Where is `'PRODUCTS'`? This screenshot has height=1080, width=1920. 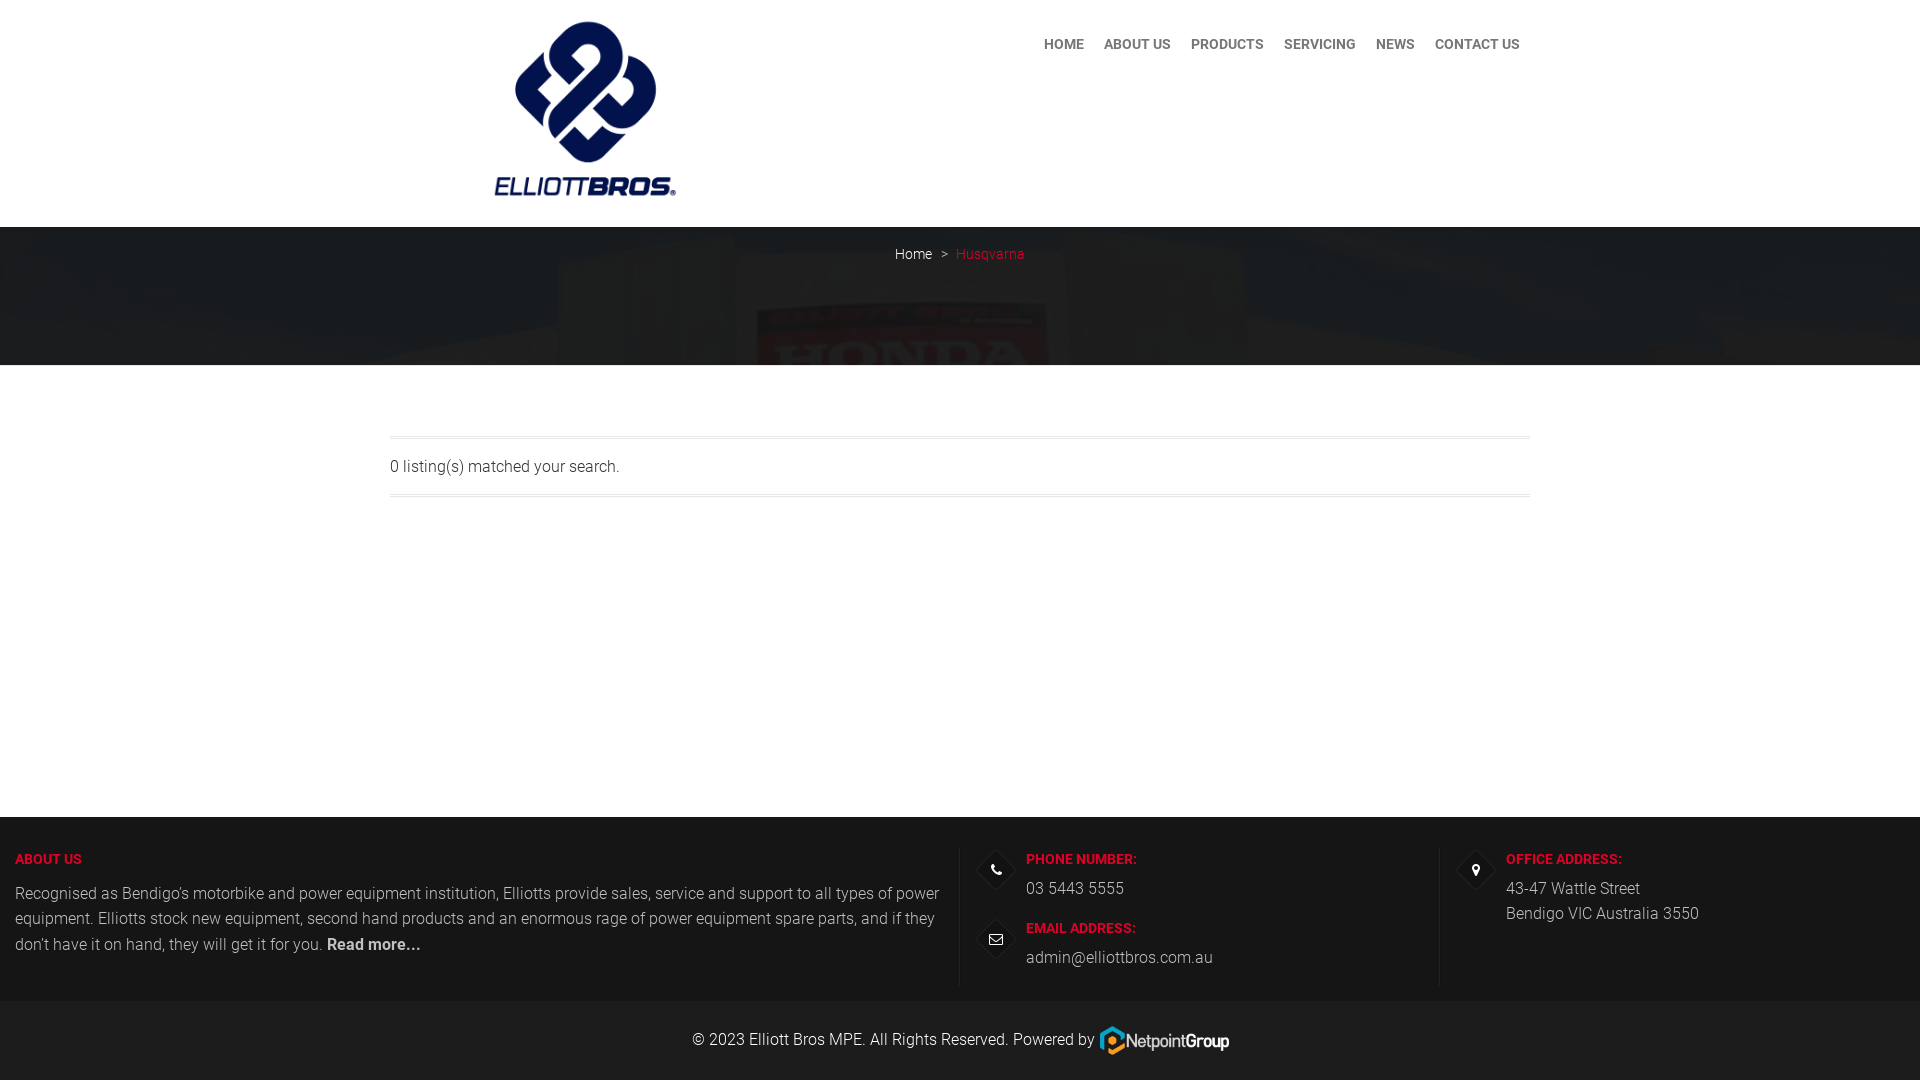 'PRODUCTS' is located at coordinates (1226, 43).